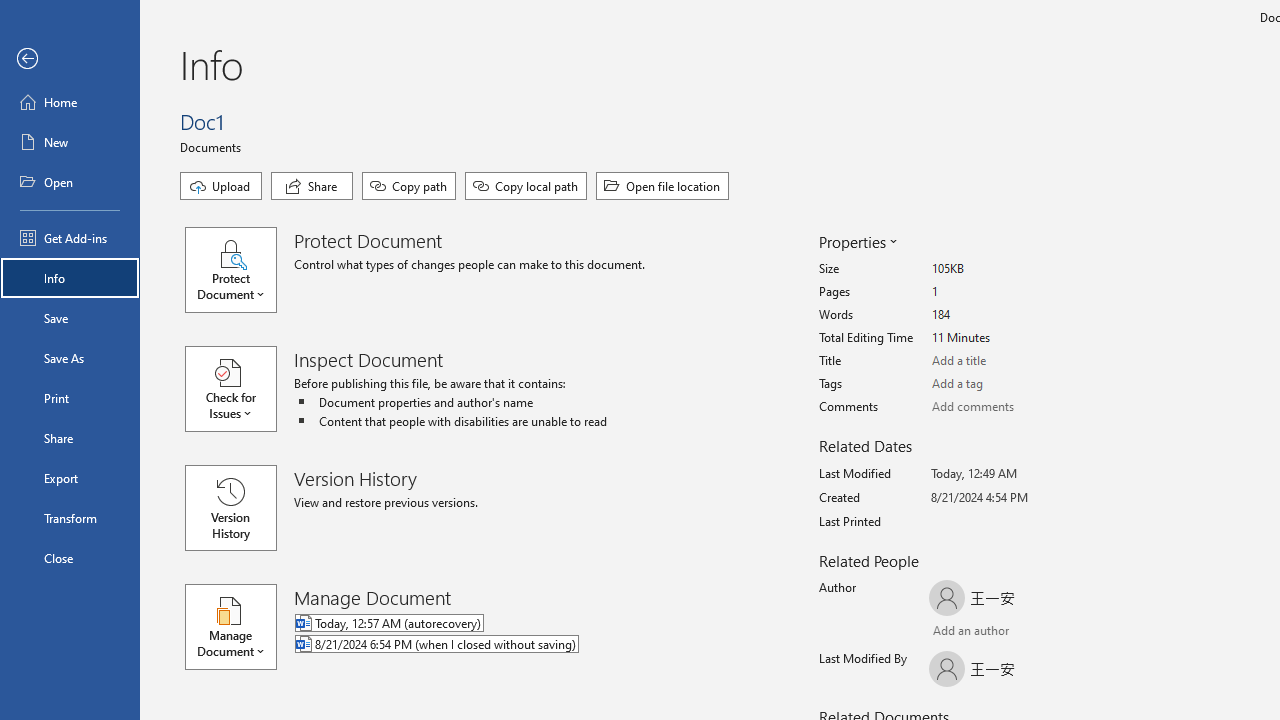  What do you see at coordinates (948, 632) in the screenshot?
I see `'Add an author'` at bounding box center [948, 632].